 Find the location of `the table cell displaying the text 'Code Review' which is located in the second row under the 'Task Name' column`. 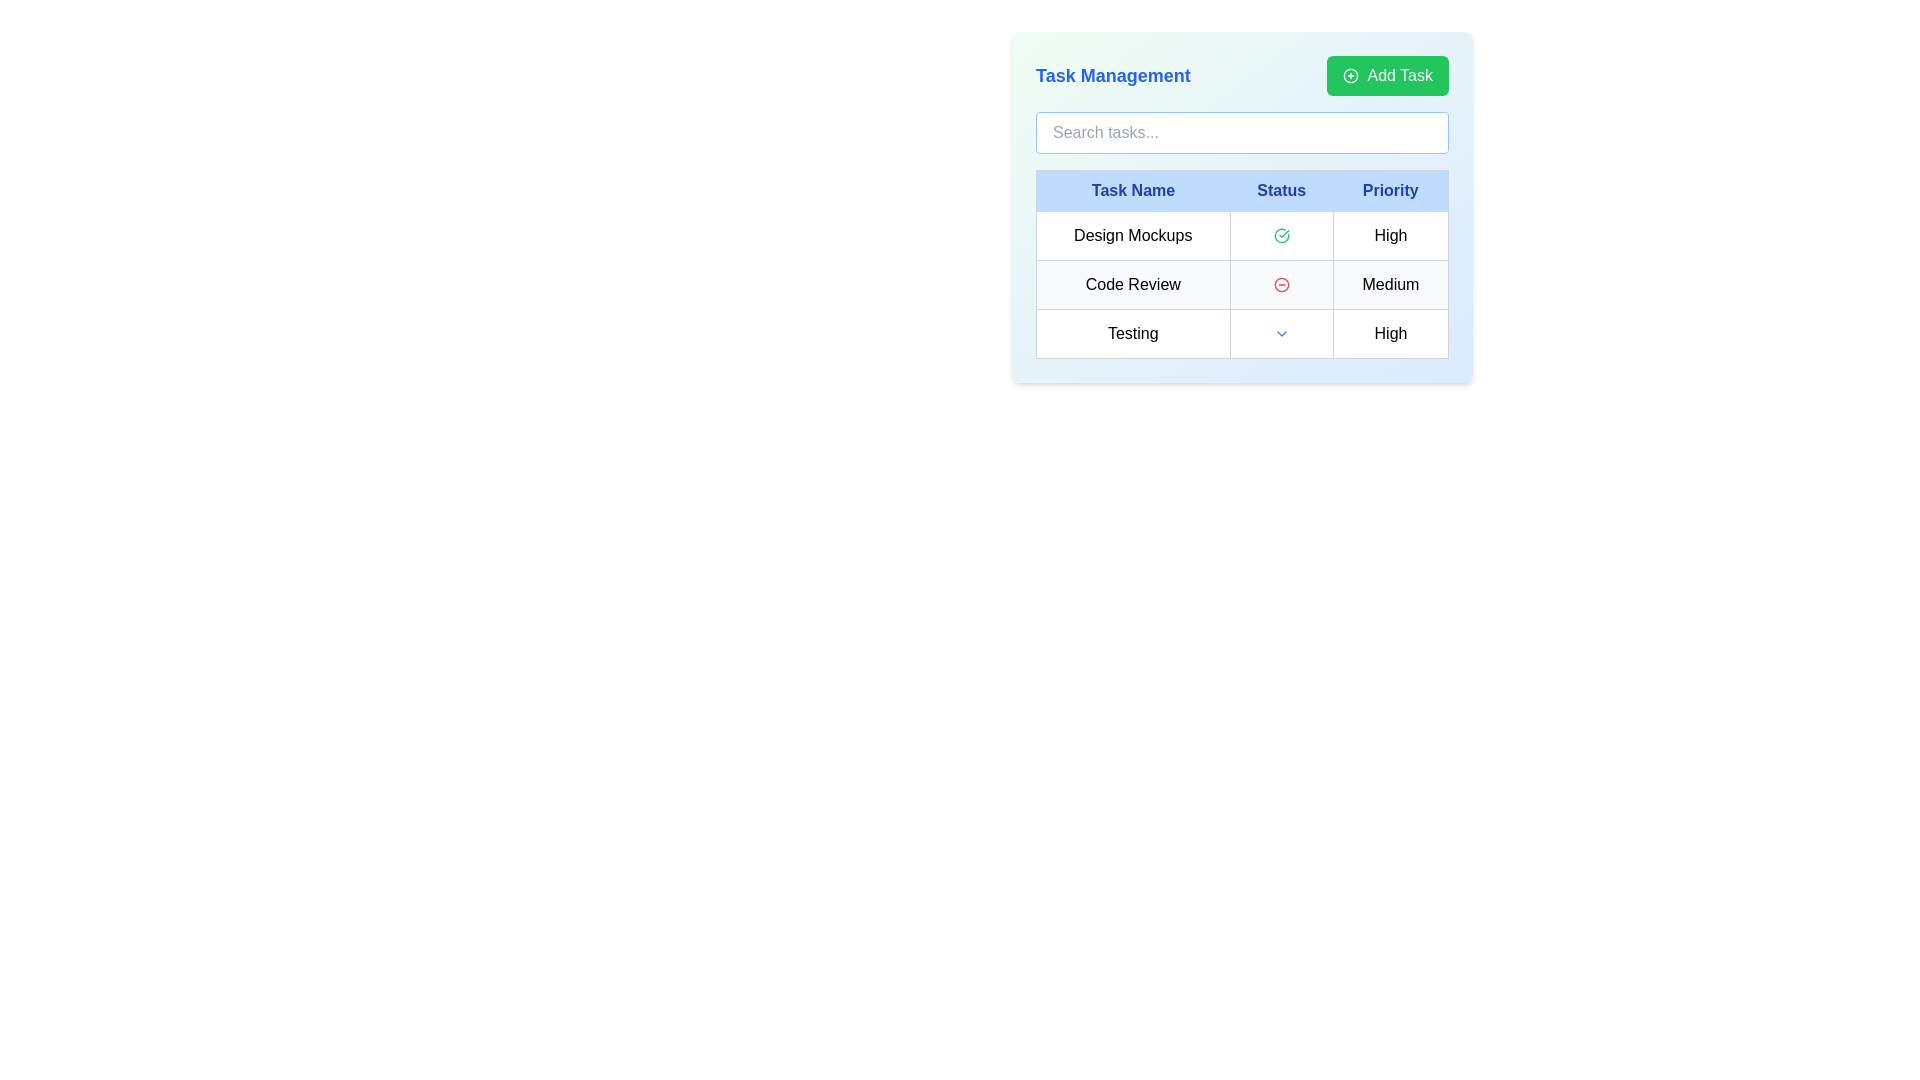

the table cell displaying the text 'Code Review' which is located in the second row under the 'Task Name' column is located at coordinates (1133, 285).